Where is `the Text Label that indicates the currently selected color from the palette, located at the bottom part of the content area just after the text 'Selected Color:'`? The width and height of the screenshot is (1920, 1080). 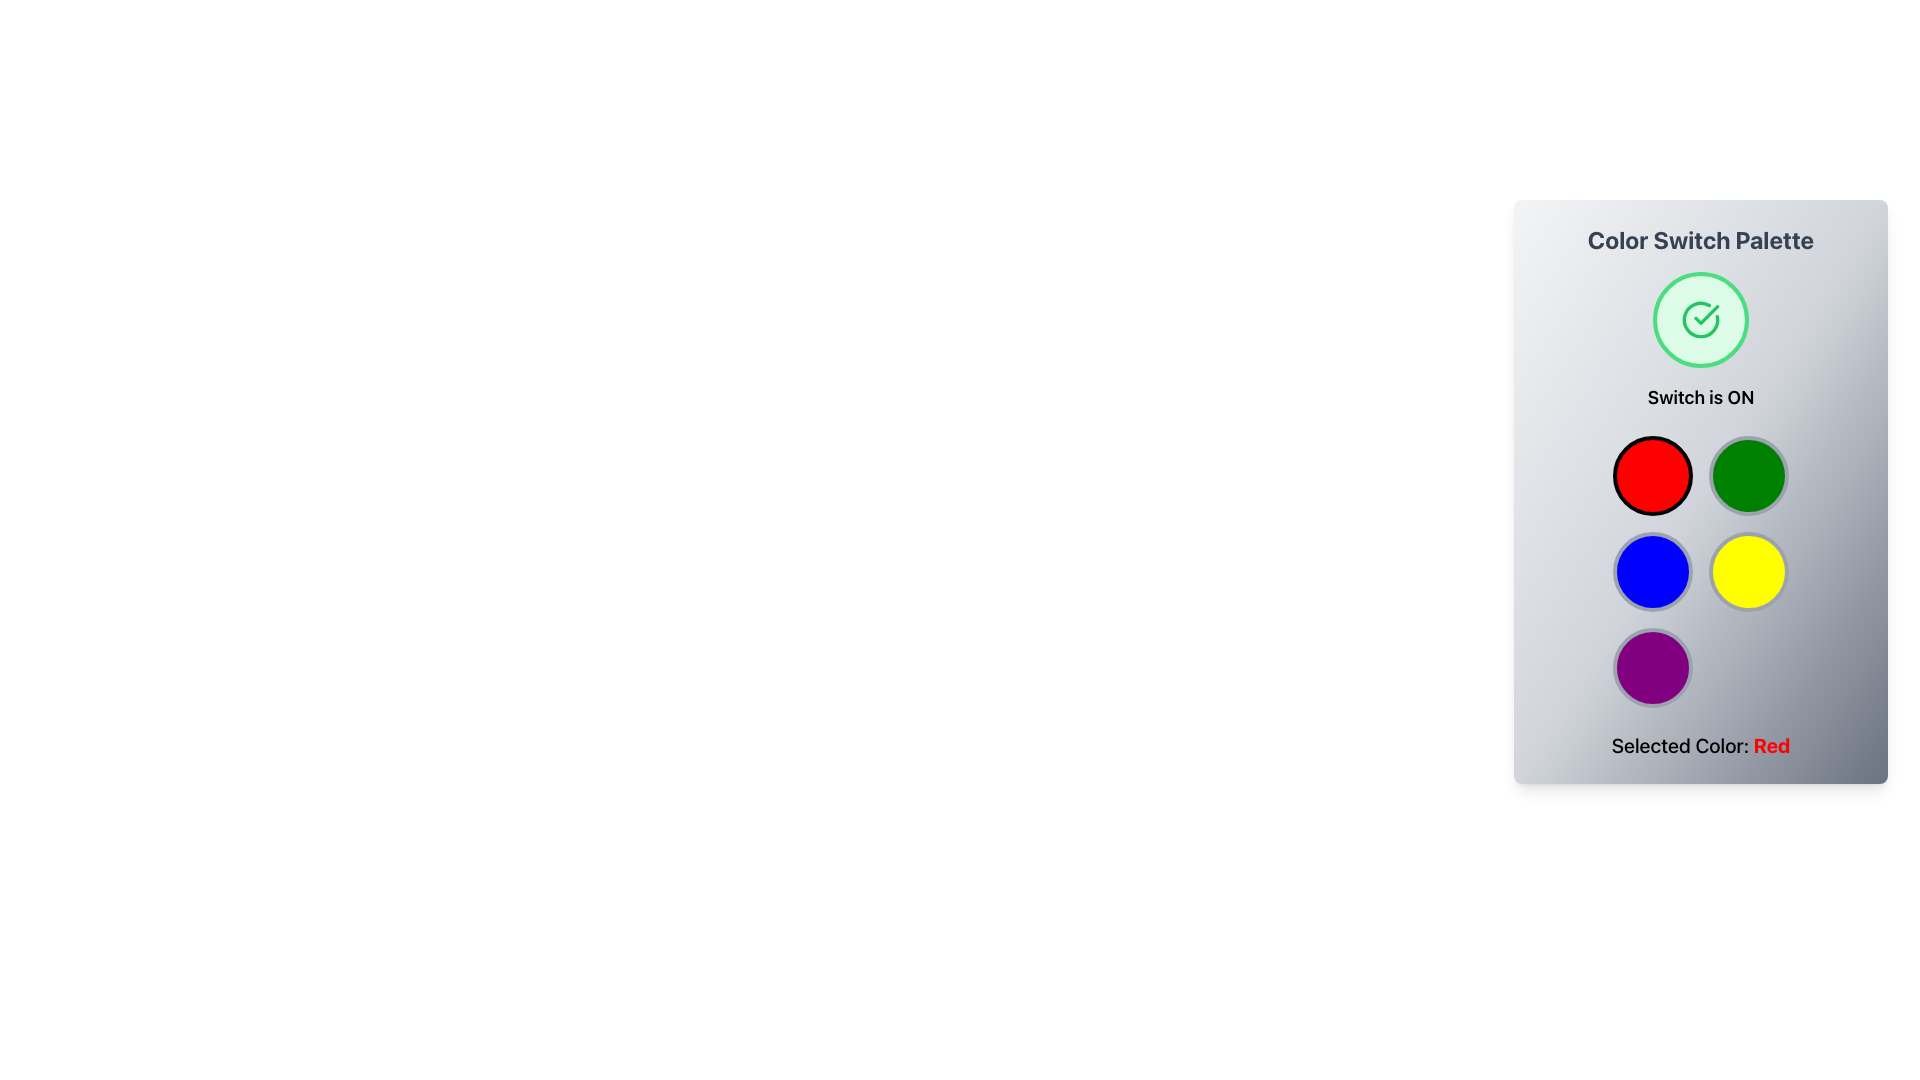
the Text Label that indicates the currently selected color from the palette, located at the bottom part of the content area just after the text 'Selected Color:' is located at coordinates (1772, 745).